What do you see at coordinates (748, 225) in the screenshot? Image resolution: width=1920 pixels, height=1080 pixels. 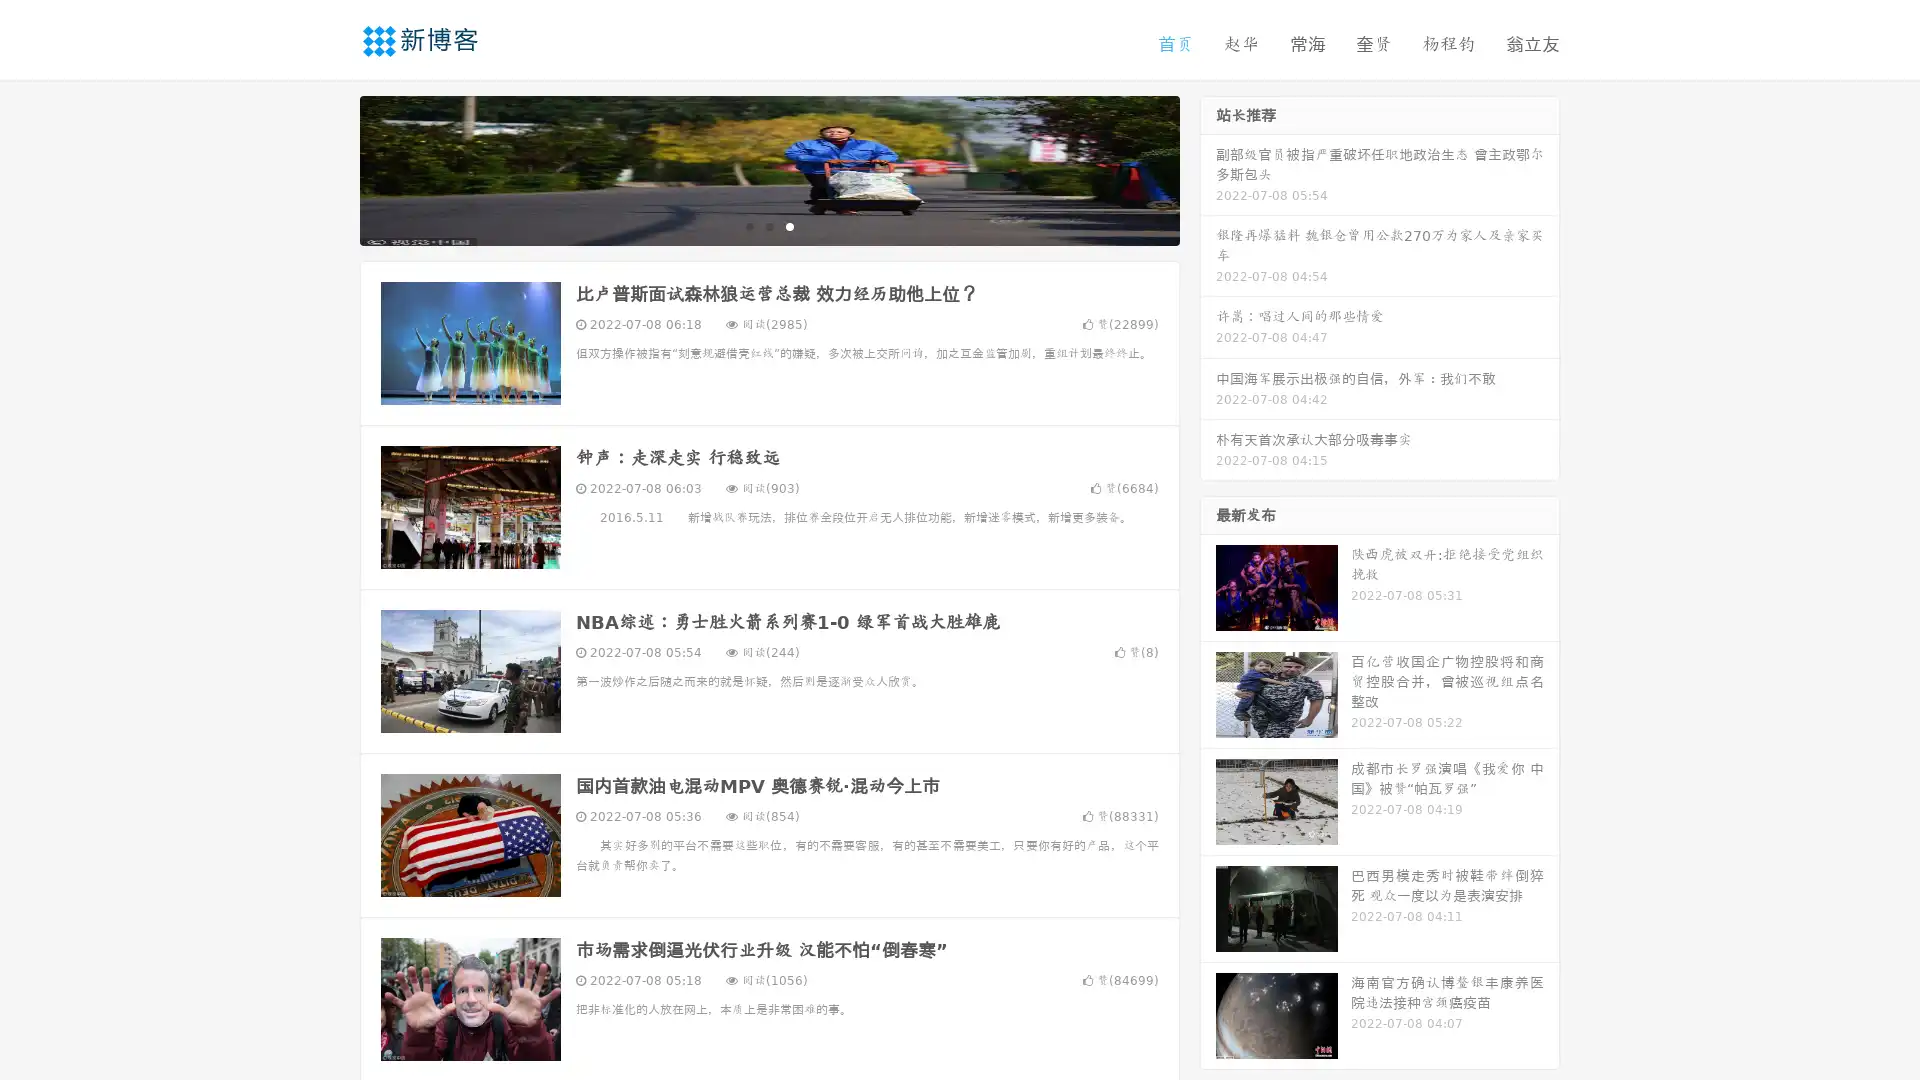 I see `Go to slide 1` at bounding box center [748, 225].